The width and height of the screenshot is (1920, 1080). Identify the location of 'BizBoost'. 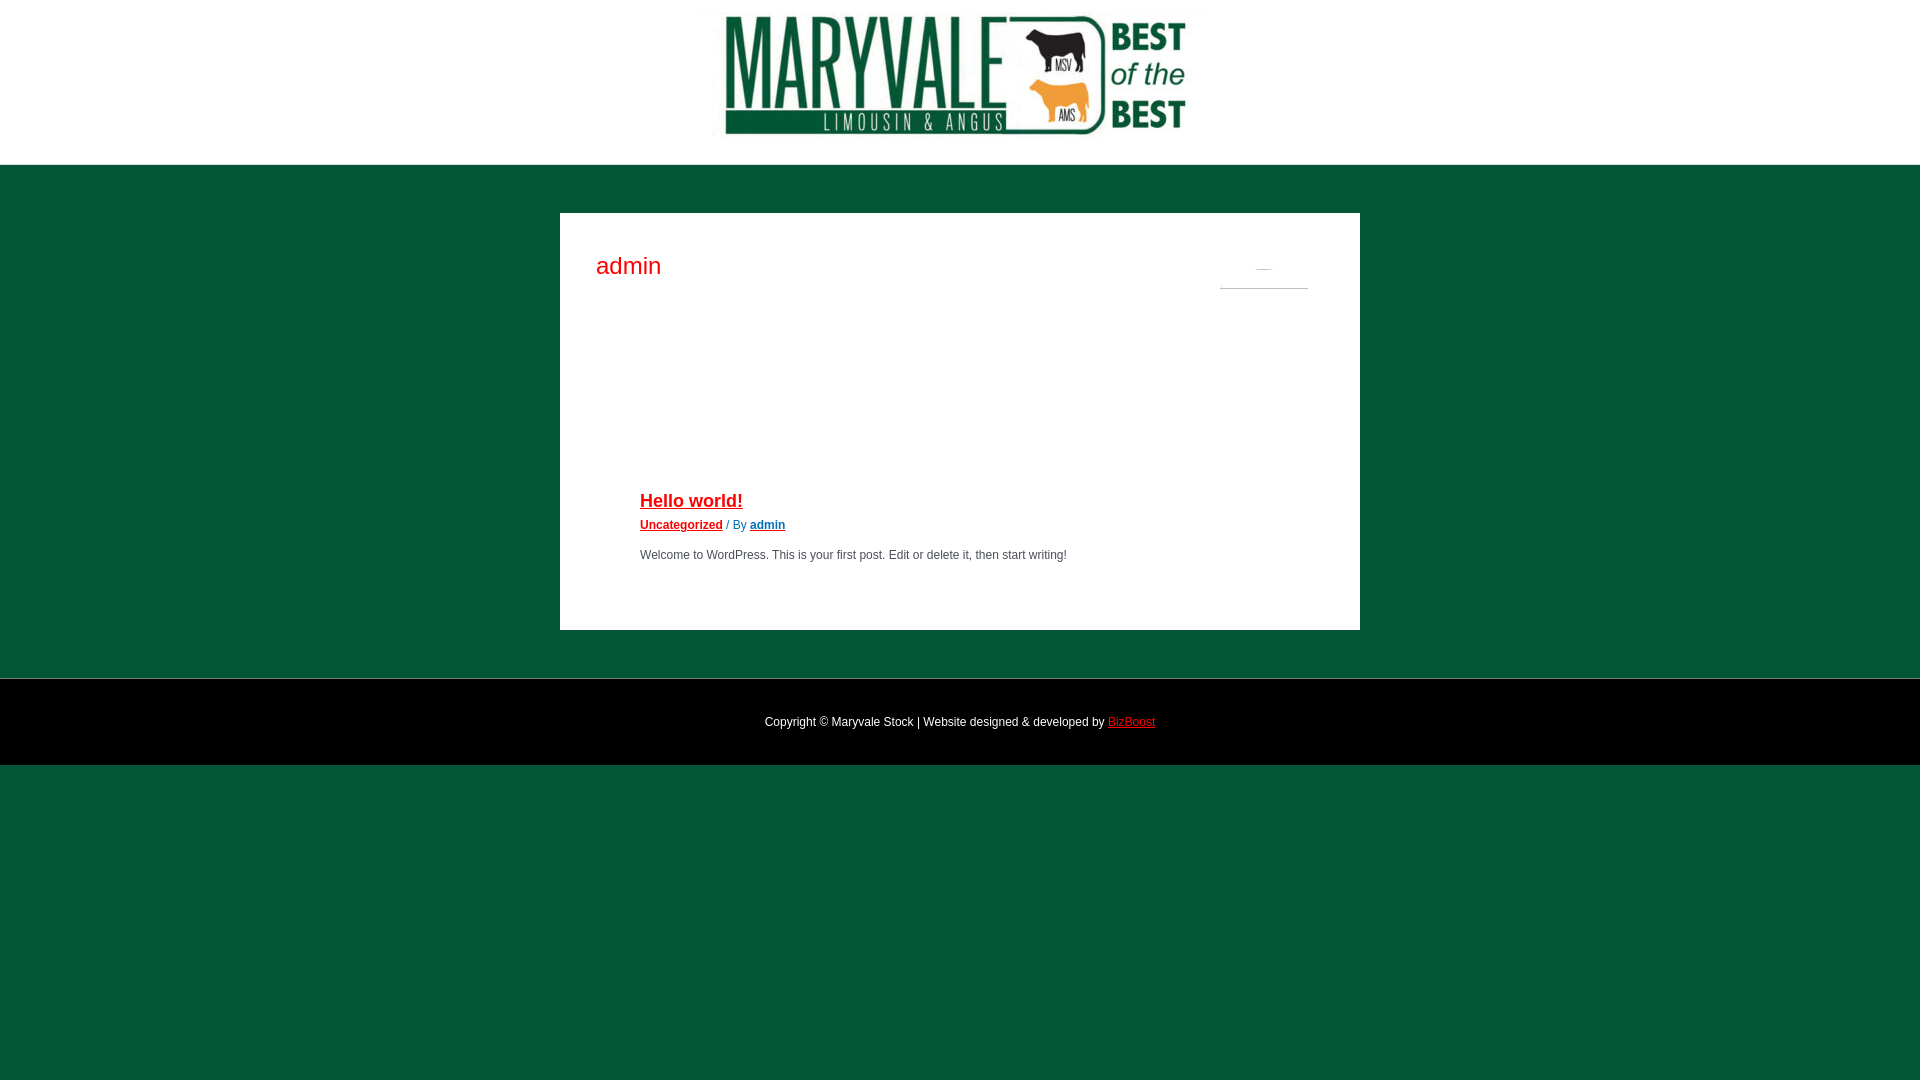
(1107, 721).